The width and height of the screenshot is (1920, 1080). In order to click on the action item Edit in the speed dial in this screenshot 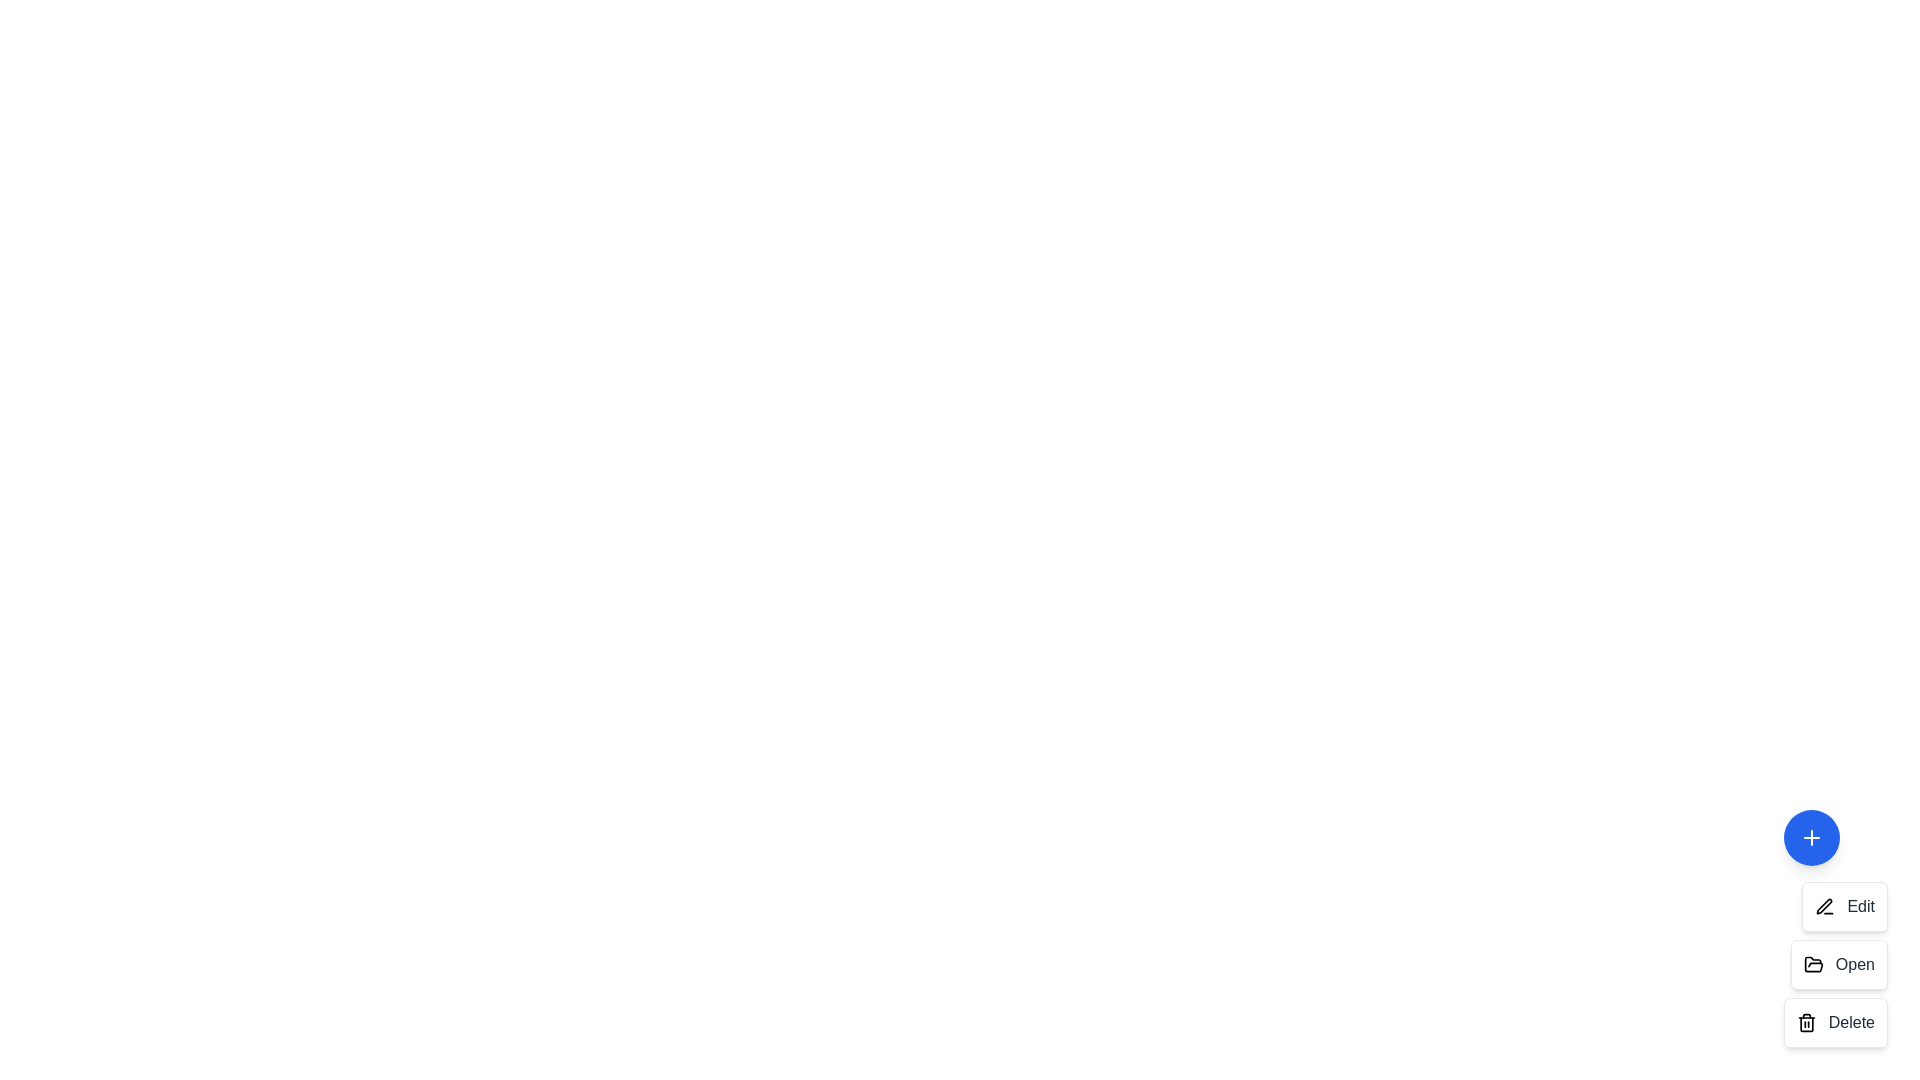, I will do `click(1844, 906)`.